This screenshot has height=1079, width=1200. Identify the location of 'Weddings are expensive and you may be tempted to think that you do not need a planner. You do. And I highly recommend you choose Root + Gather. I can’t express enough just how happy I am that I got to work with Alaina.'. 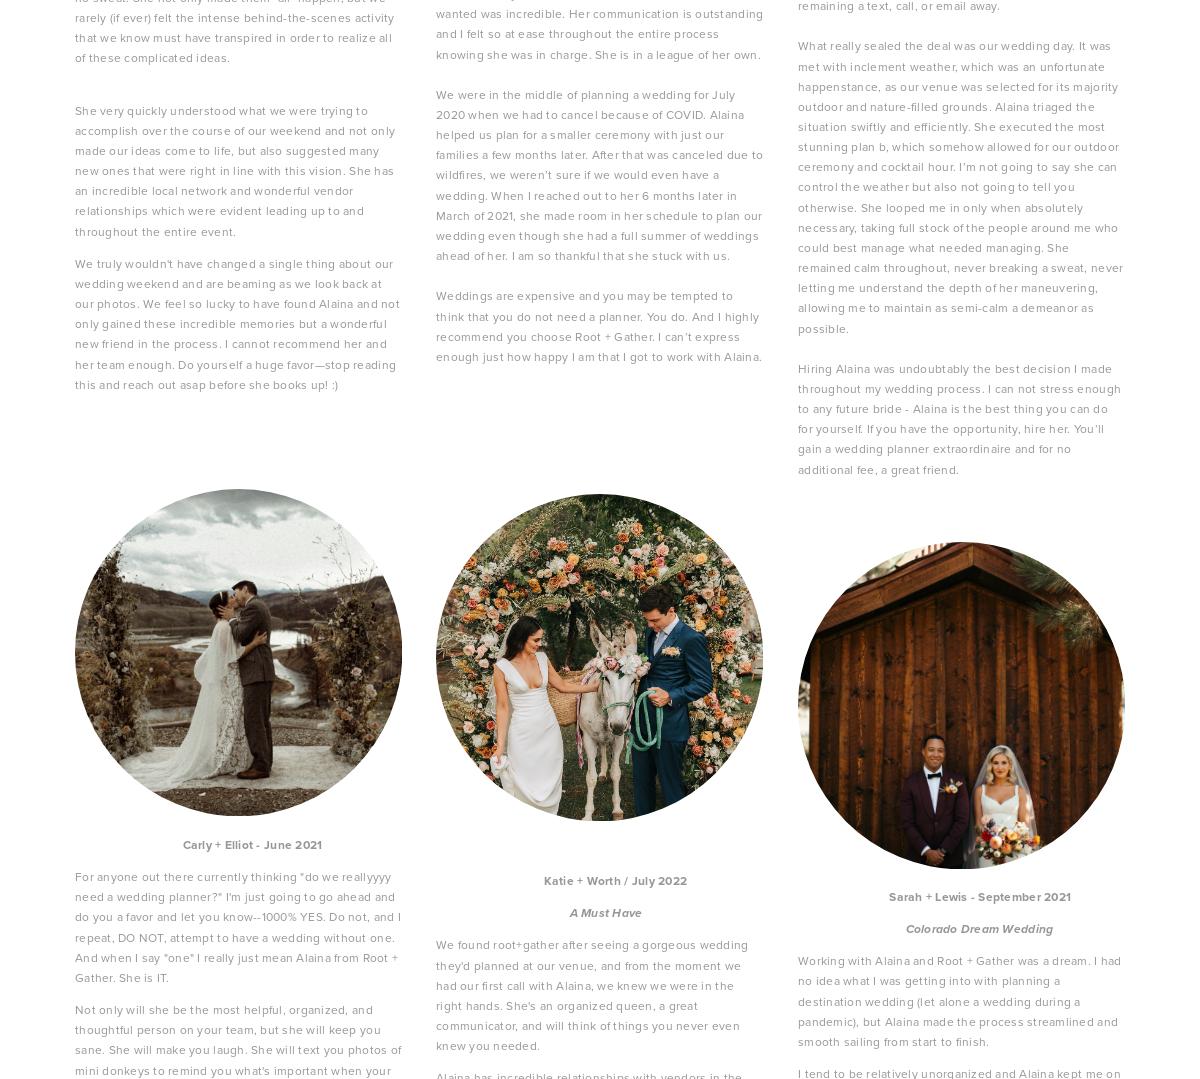
(598, 324).